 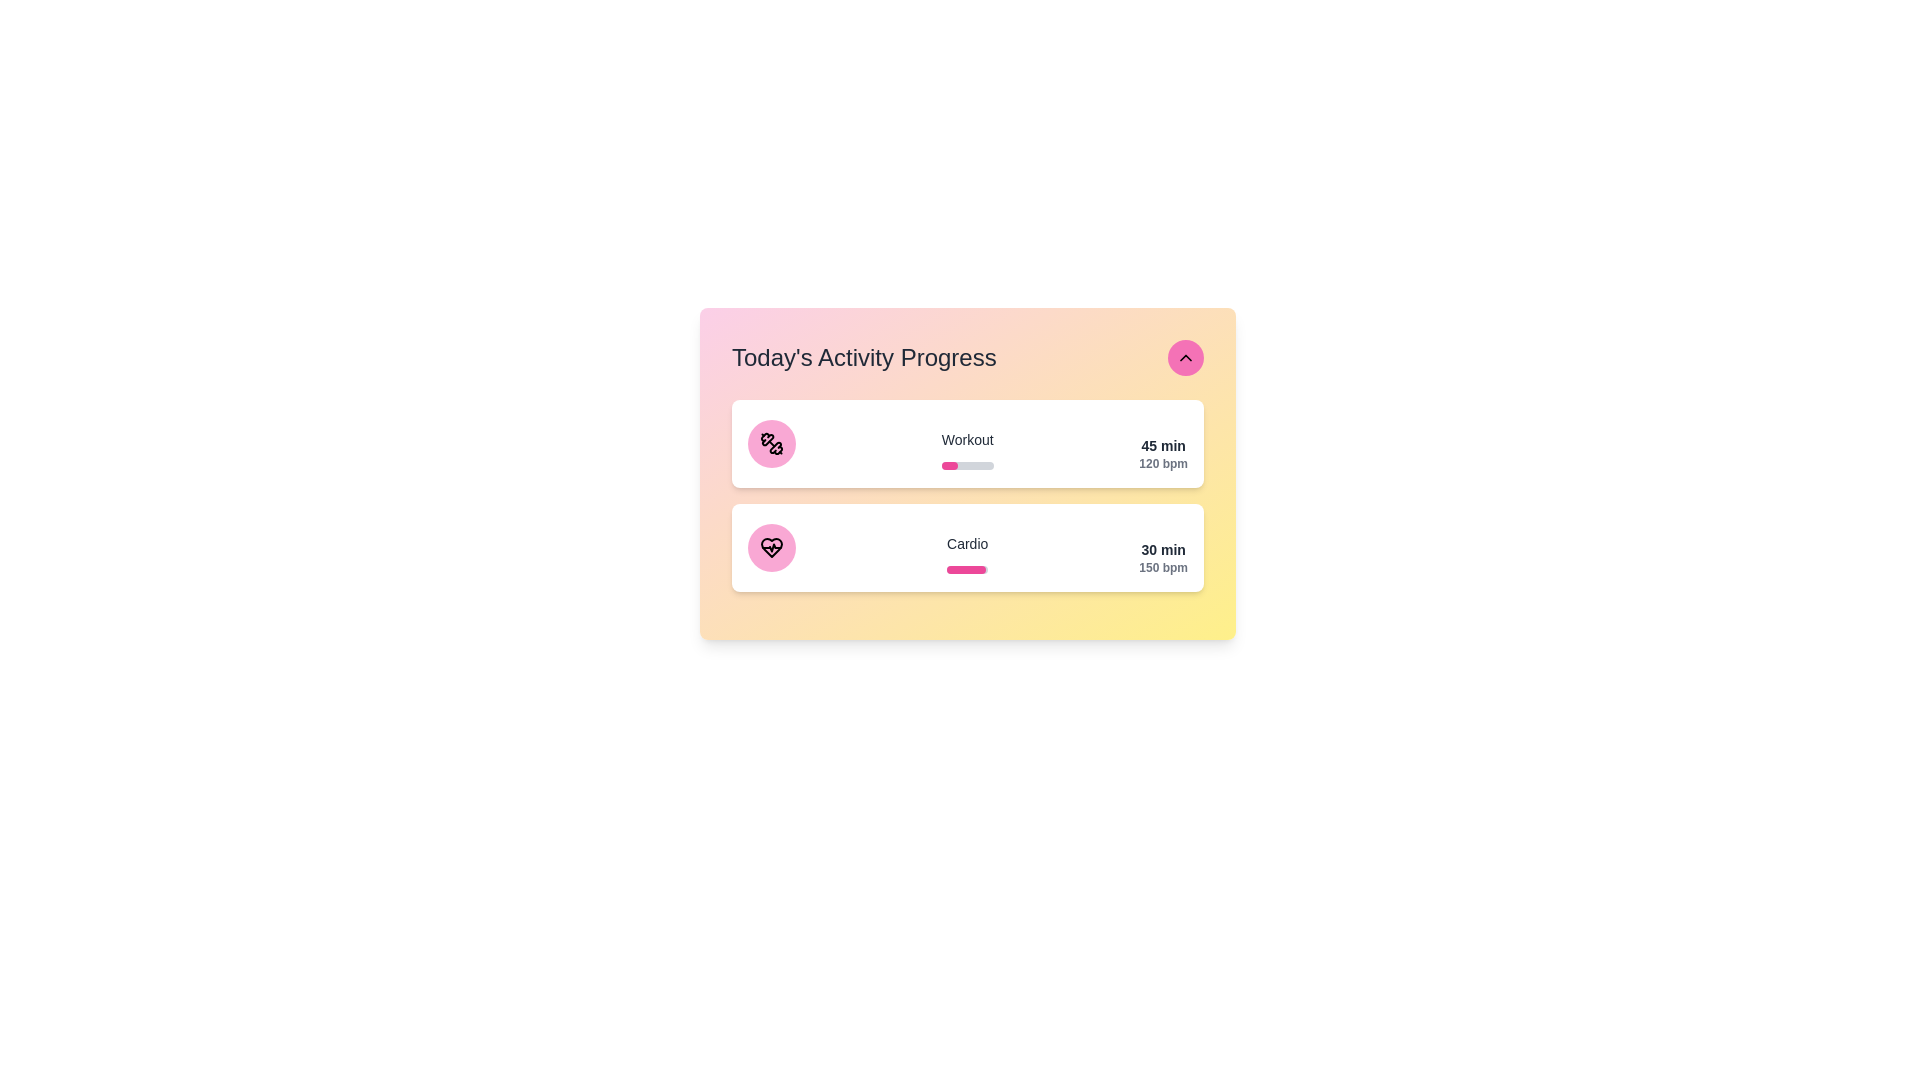 I want to click on the Text Display Component that shows duration and heart rate data related to a 'Workout' activity for further information, so click(x=1163, y=450).